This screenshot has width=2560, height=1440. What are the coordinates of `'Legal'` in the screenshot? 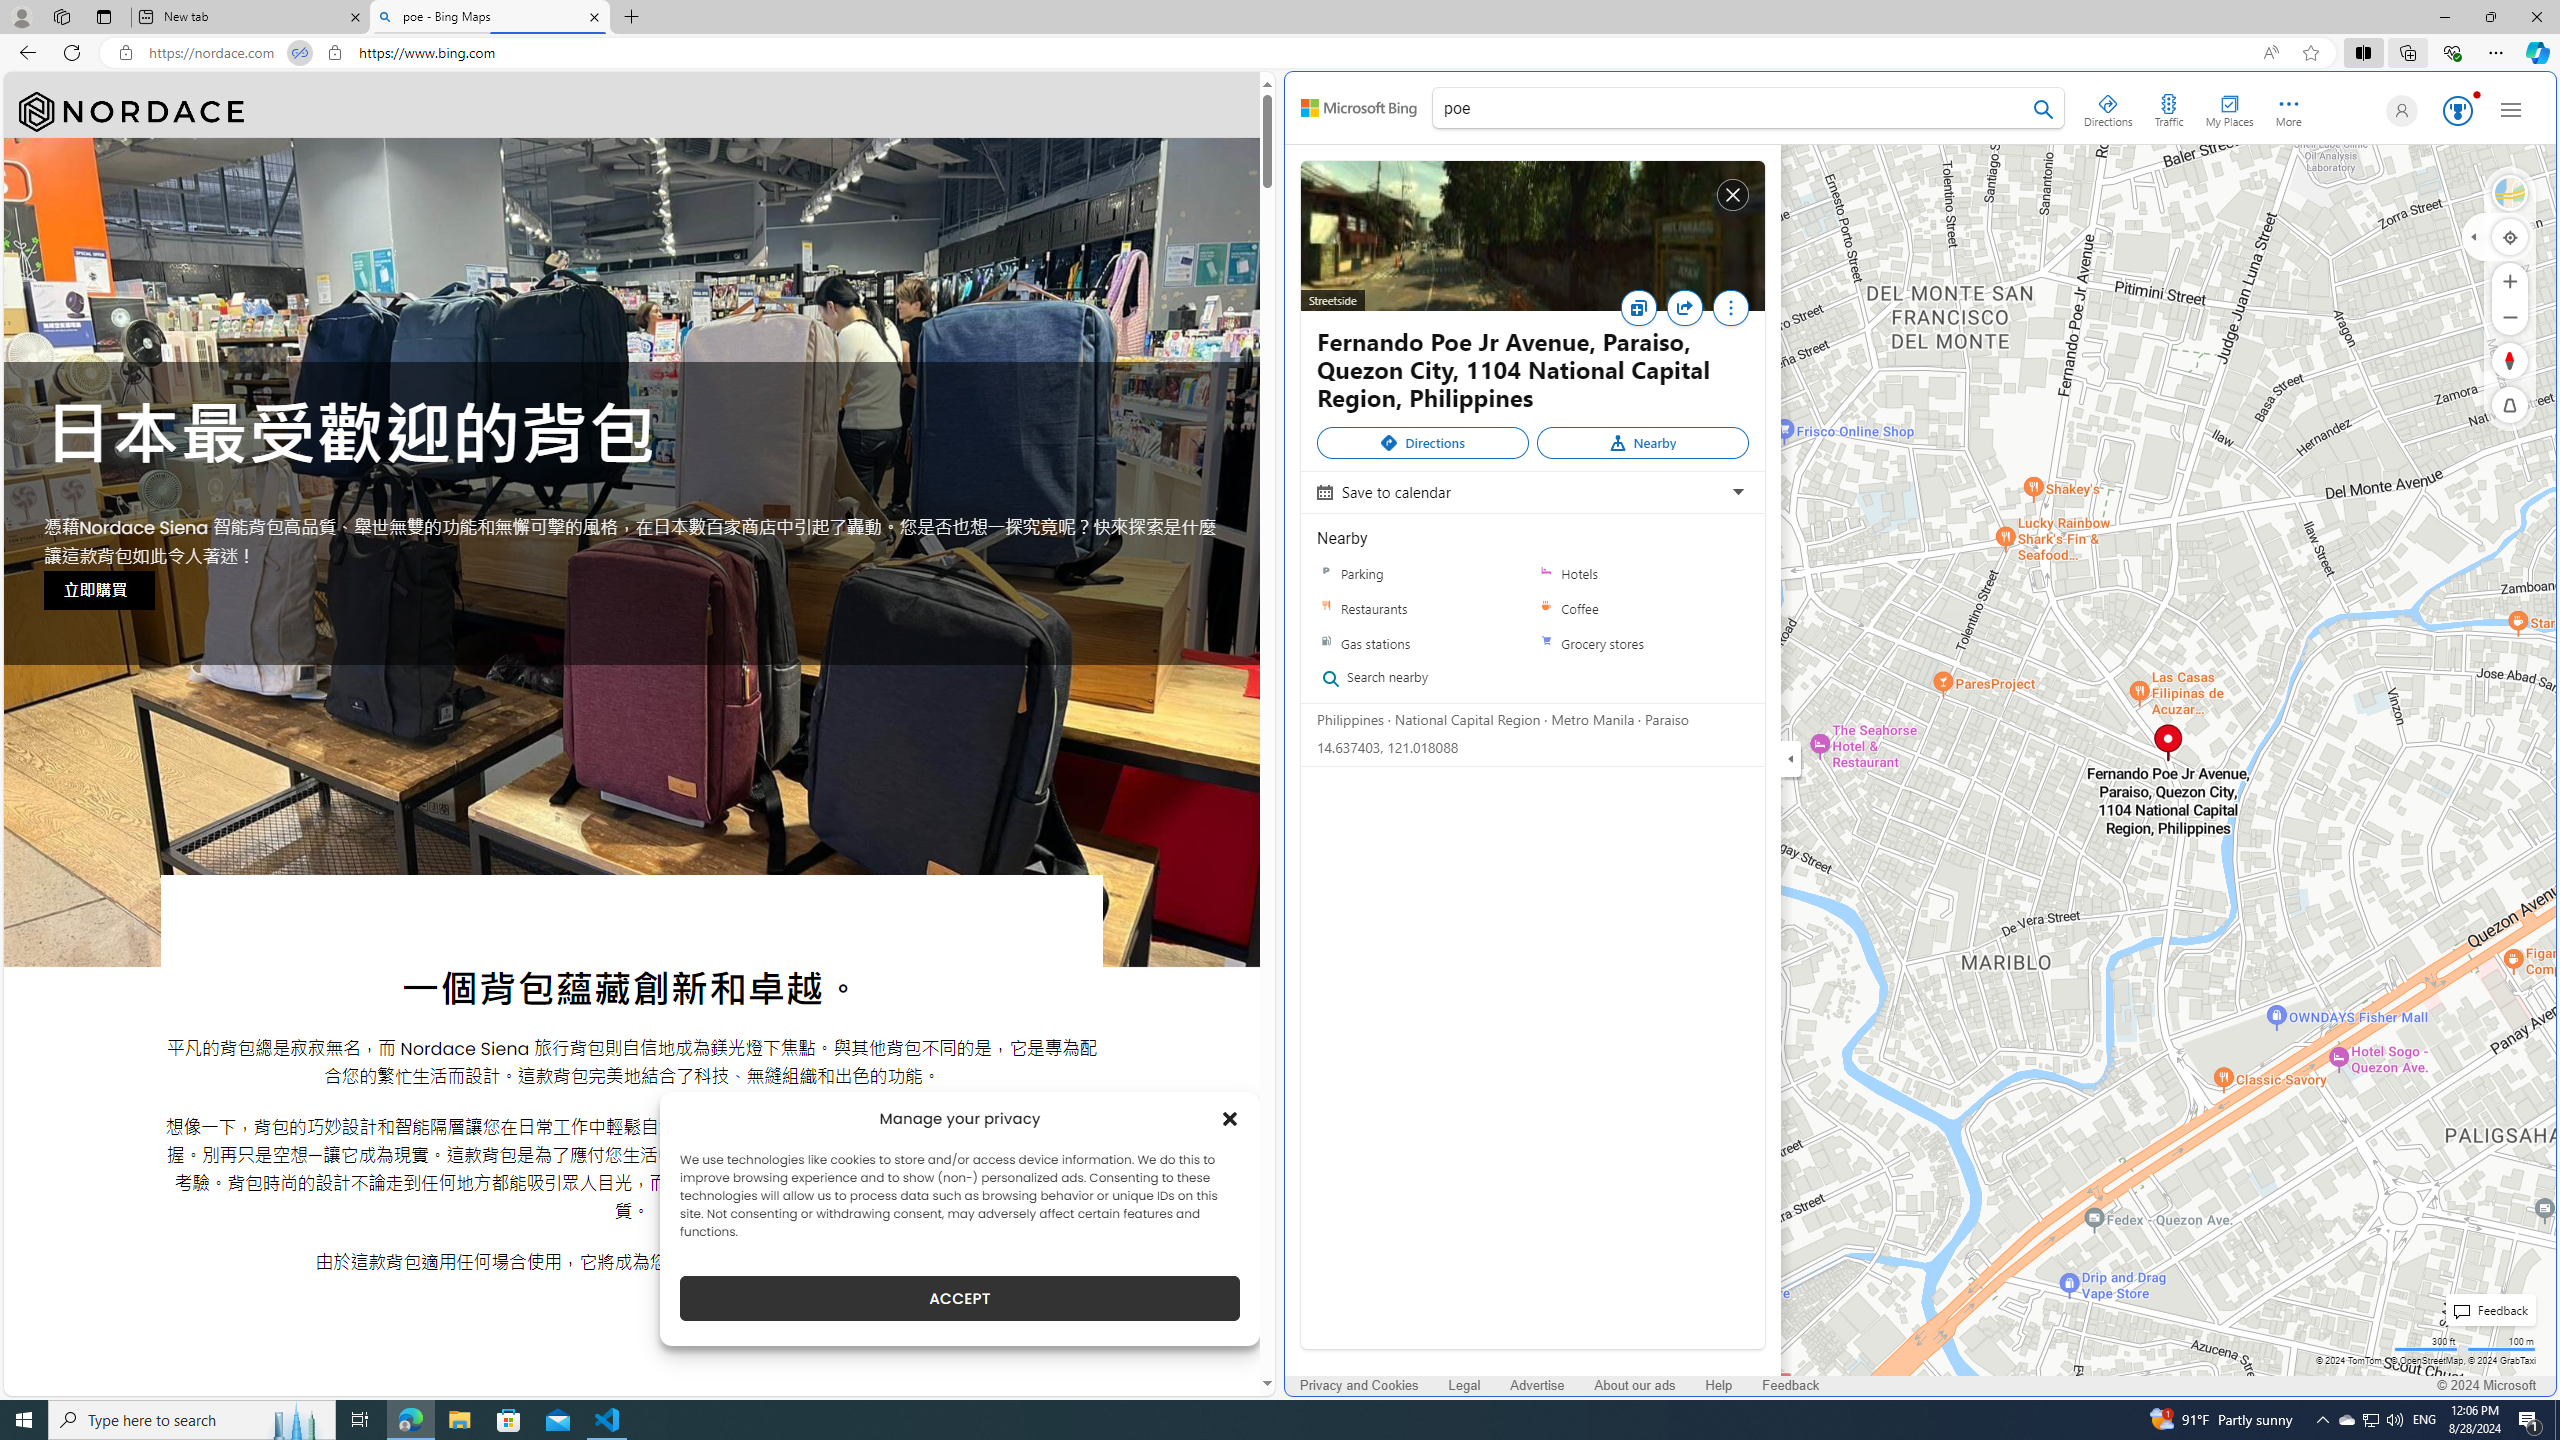 It's located at (1464, 1385).